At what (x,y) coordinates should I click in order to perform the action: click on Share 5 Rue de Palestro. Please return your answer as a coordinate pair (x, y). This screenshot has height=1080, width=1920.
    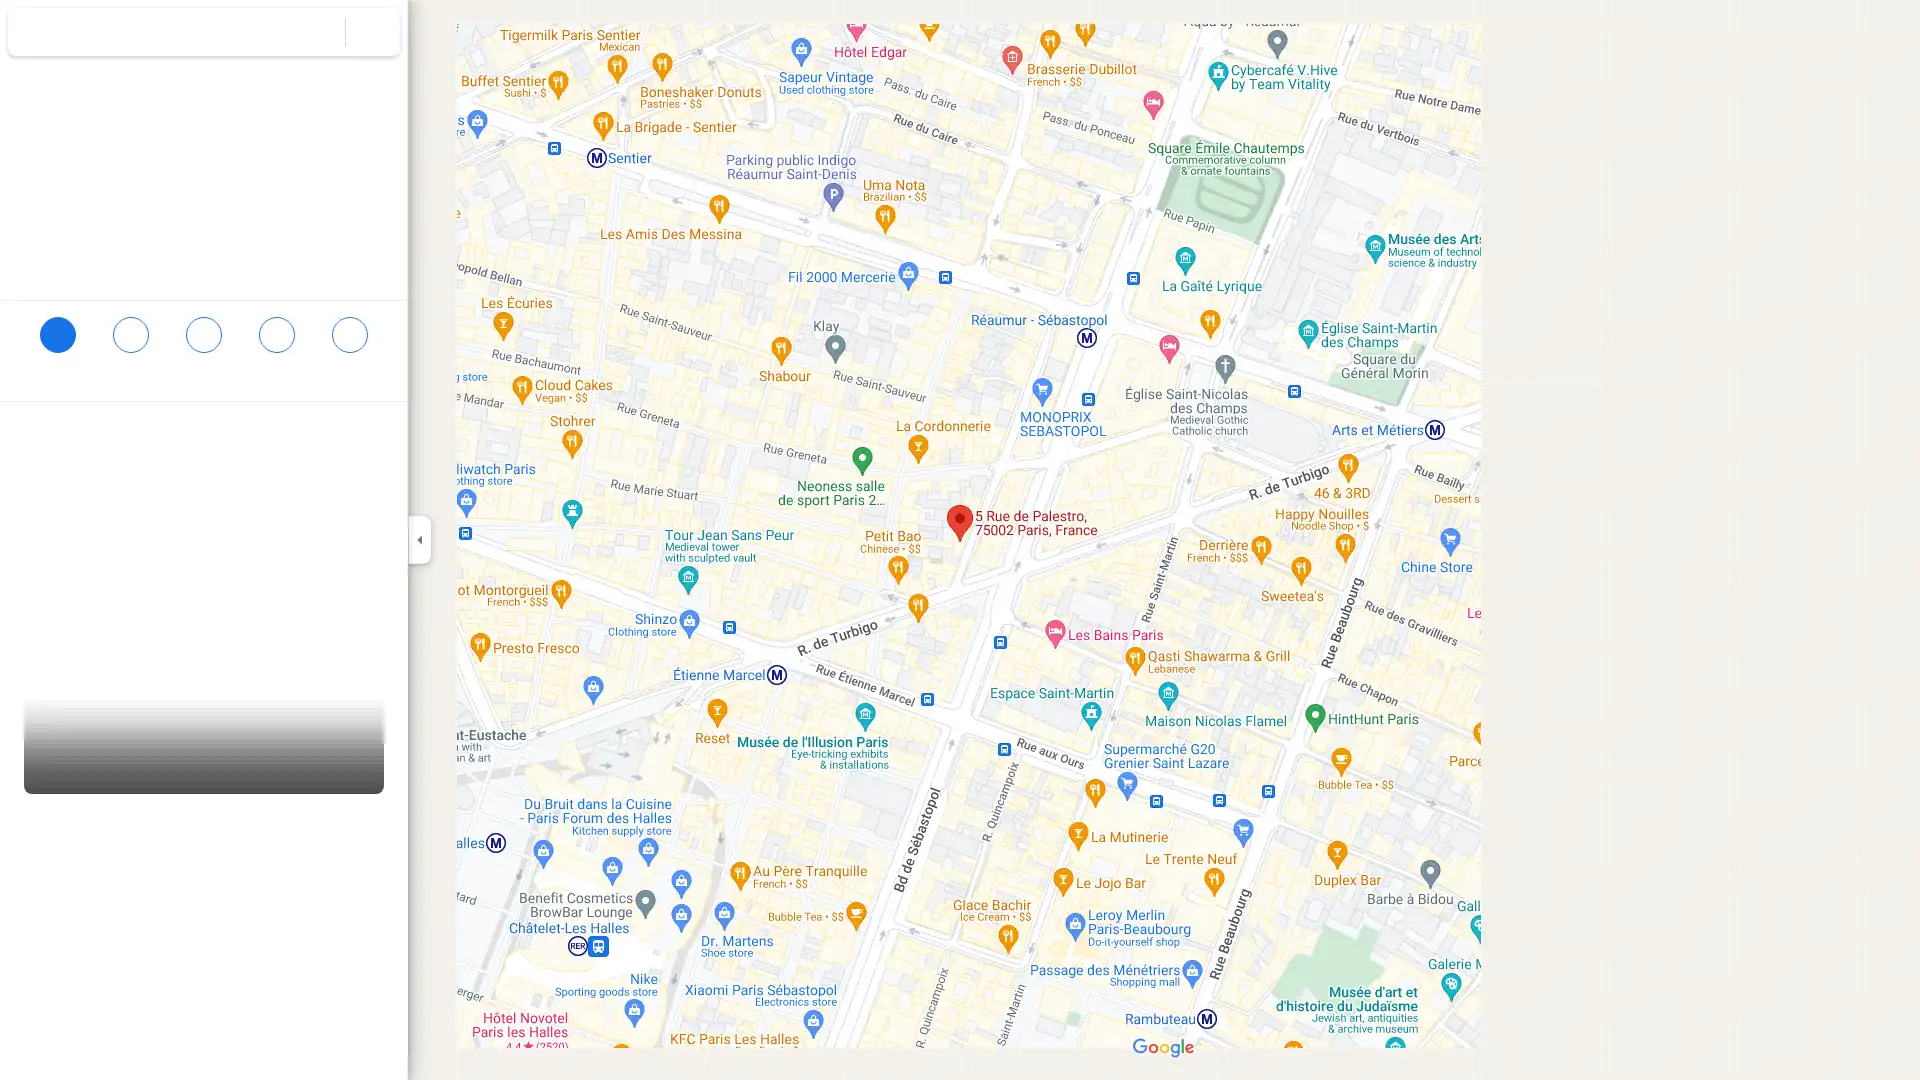
    Looking at the image, I should click on (349, 342).